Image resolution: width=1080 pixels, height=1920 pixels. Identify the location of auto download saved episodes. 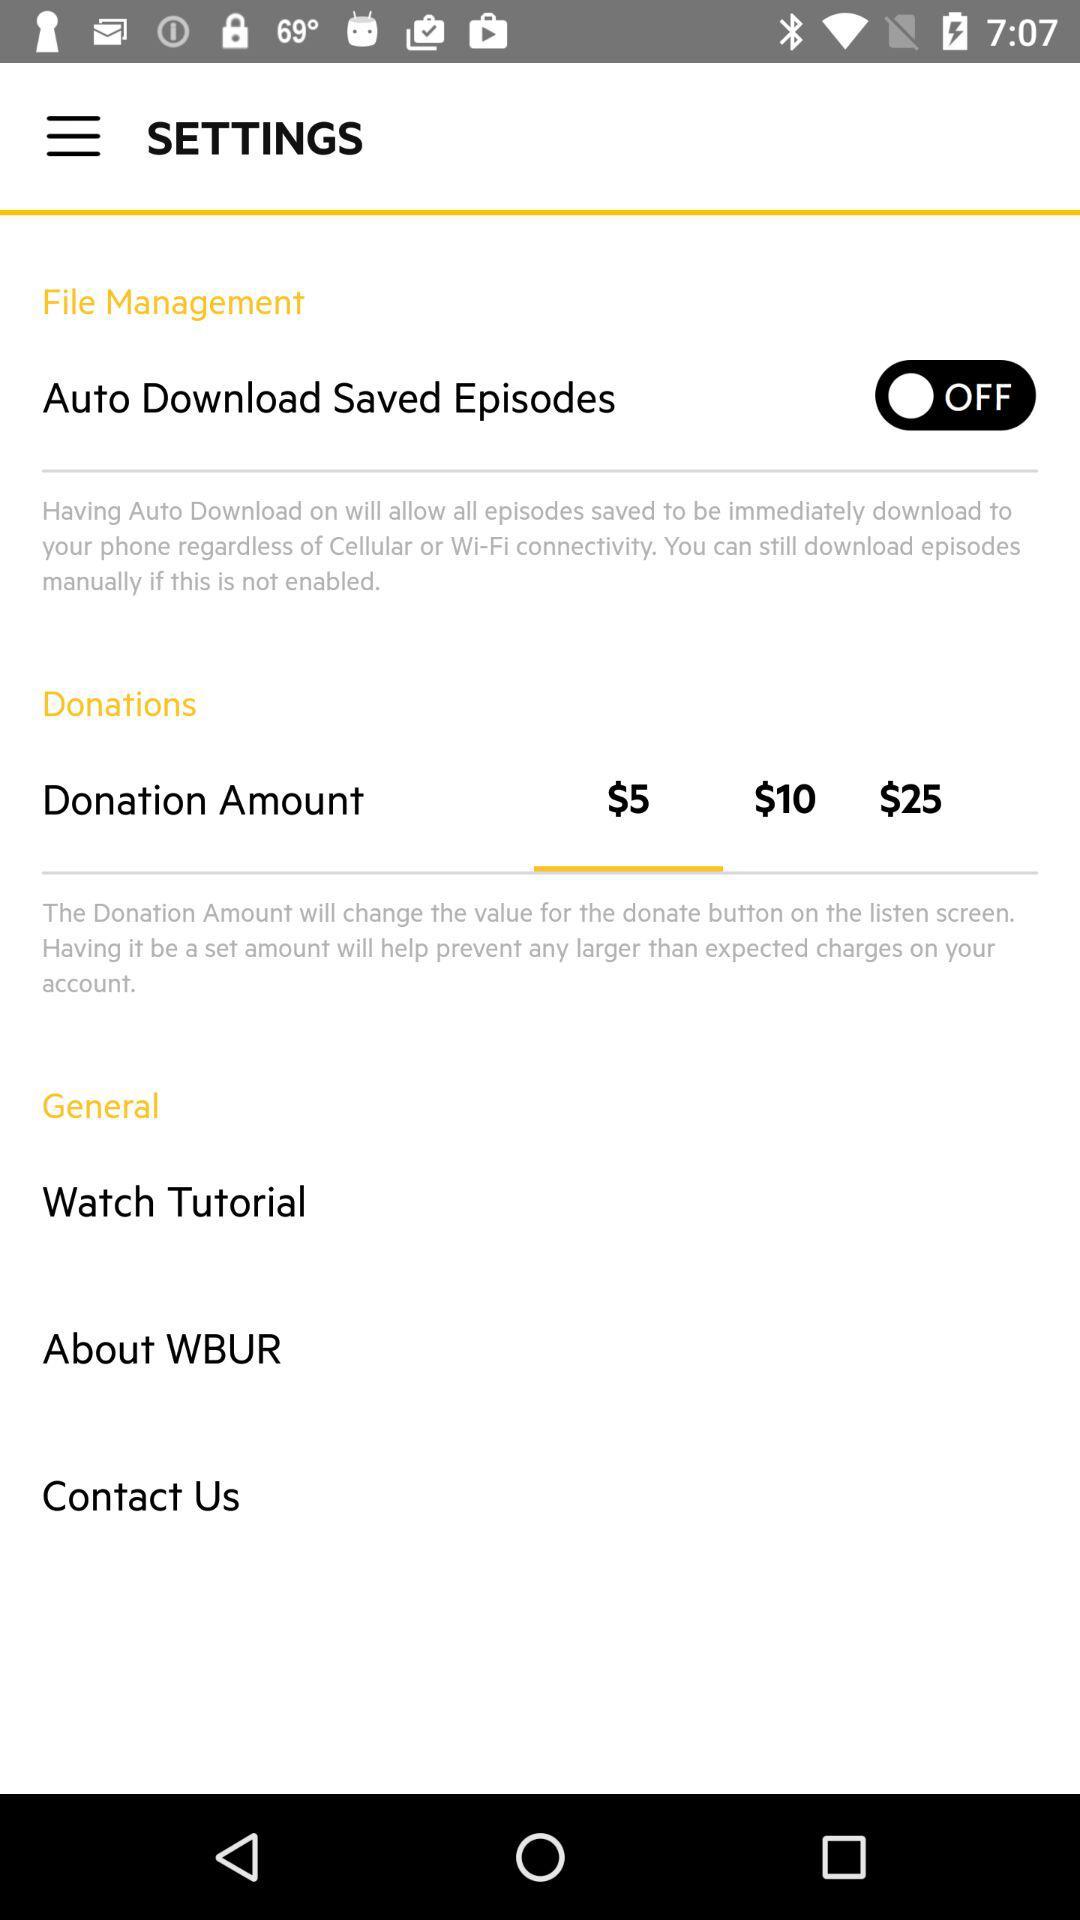
(955, 395).